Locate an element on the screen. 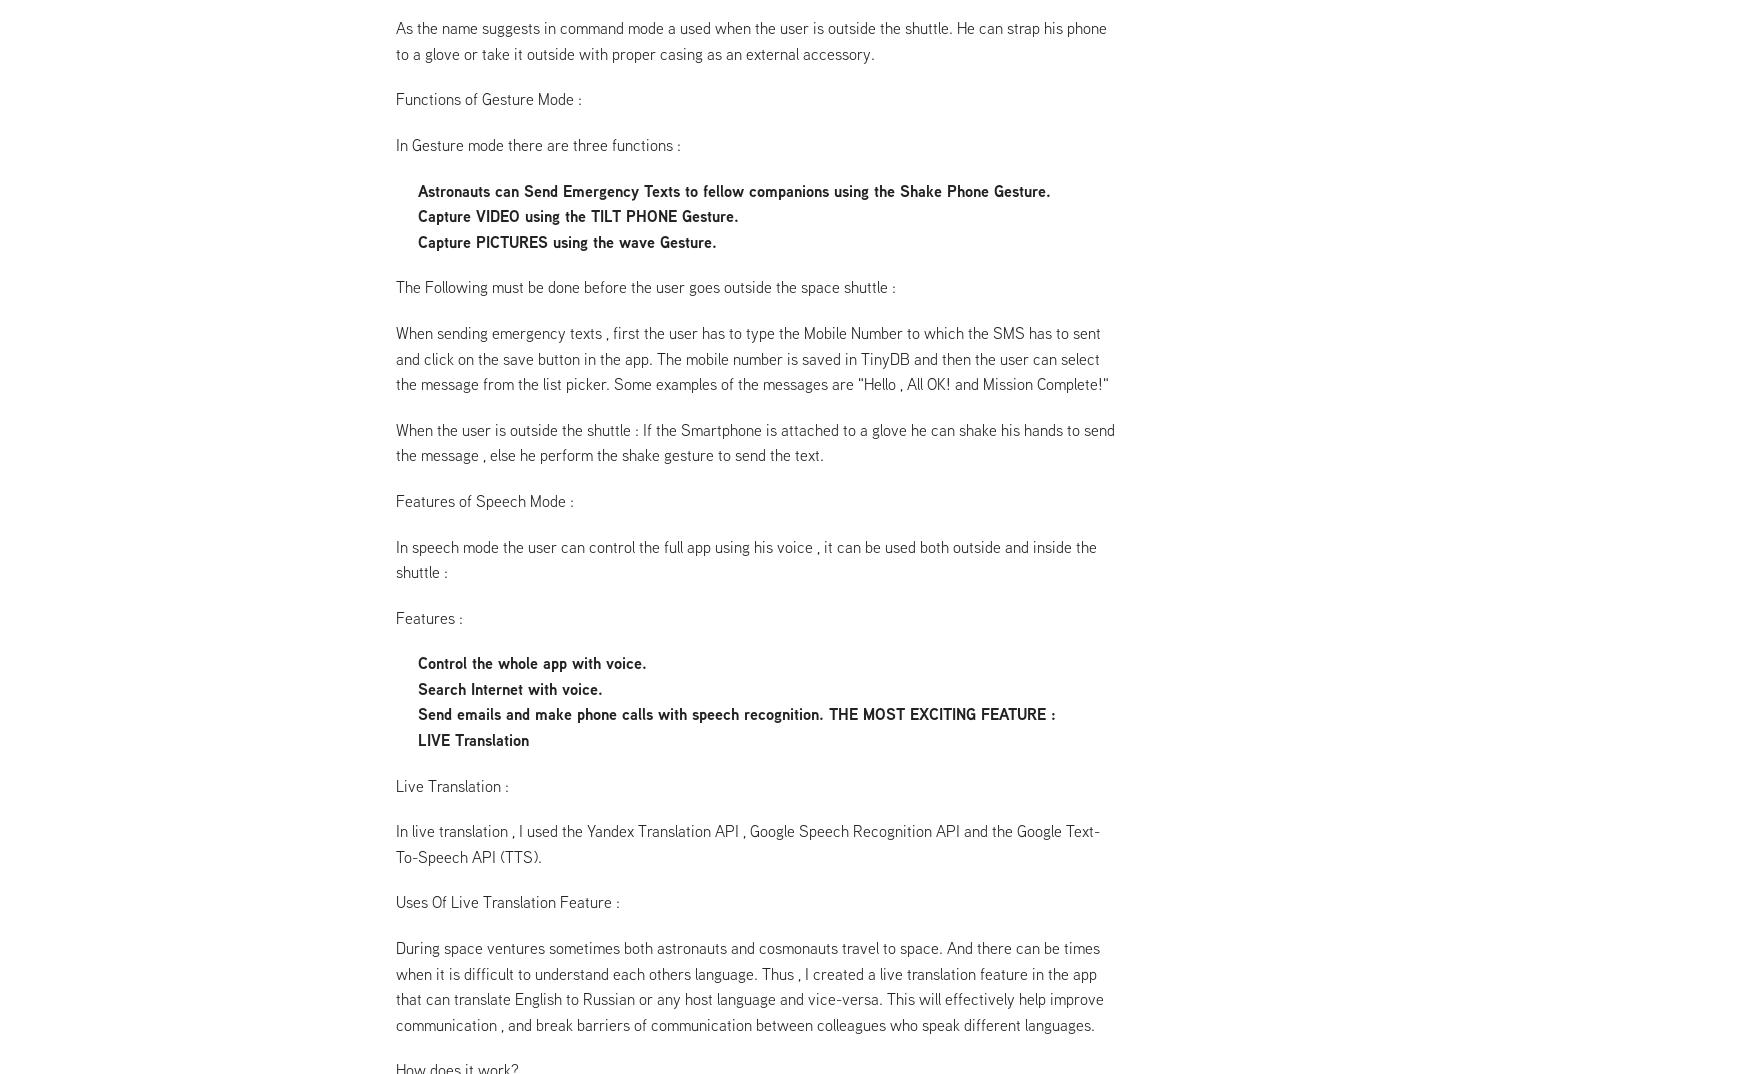 Image resolution: width=1761 pixels, height=1074 pixels. 'In live translation , I used the Yandex Translation API , Google Speech Recognition API and the Google Text-To-Speech API (TTS).' is located at coordinates (393, 843).